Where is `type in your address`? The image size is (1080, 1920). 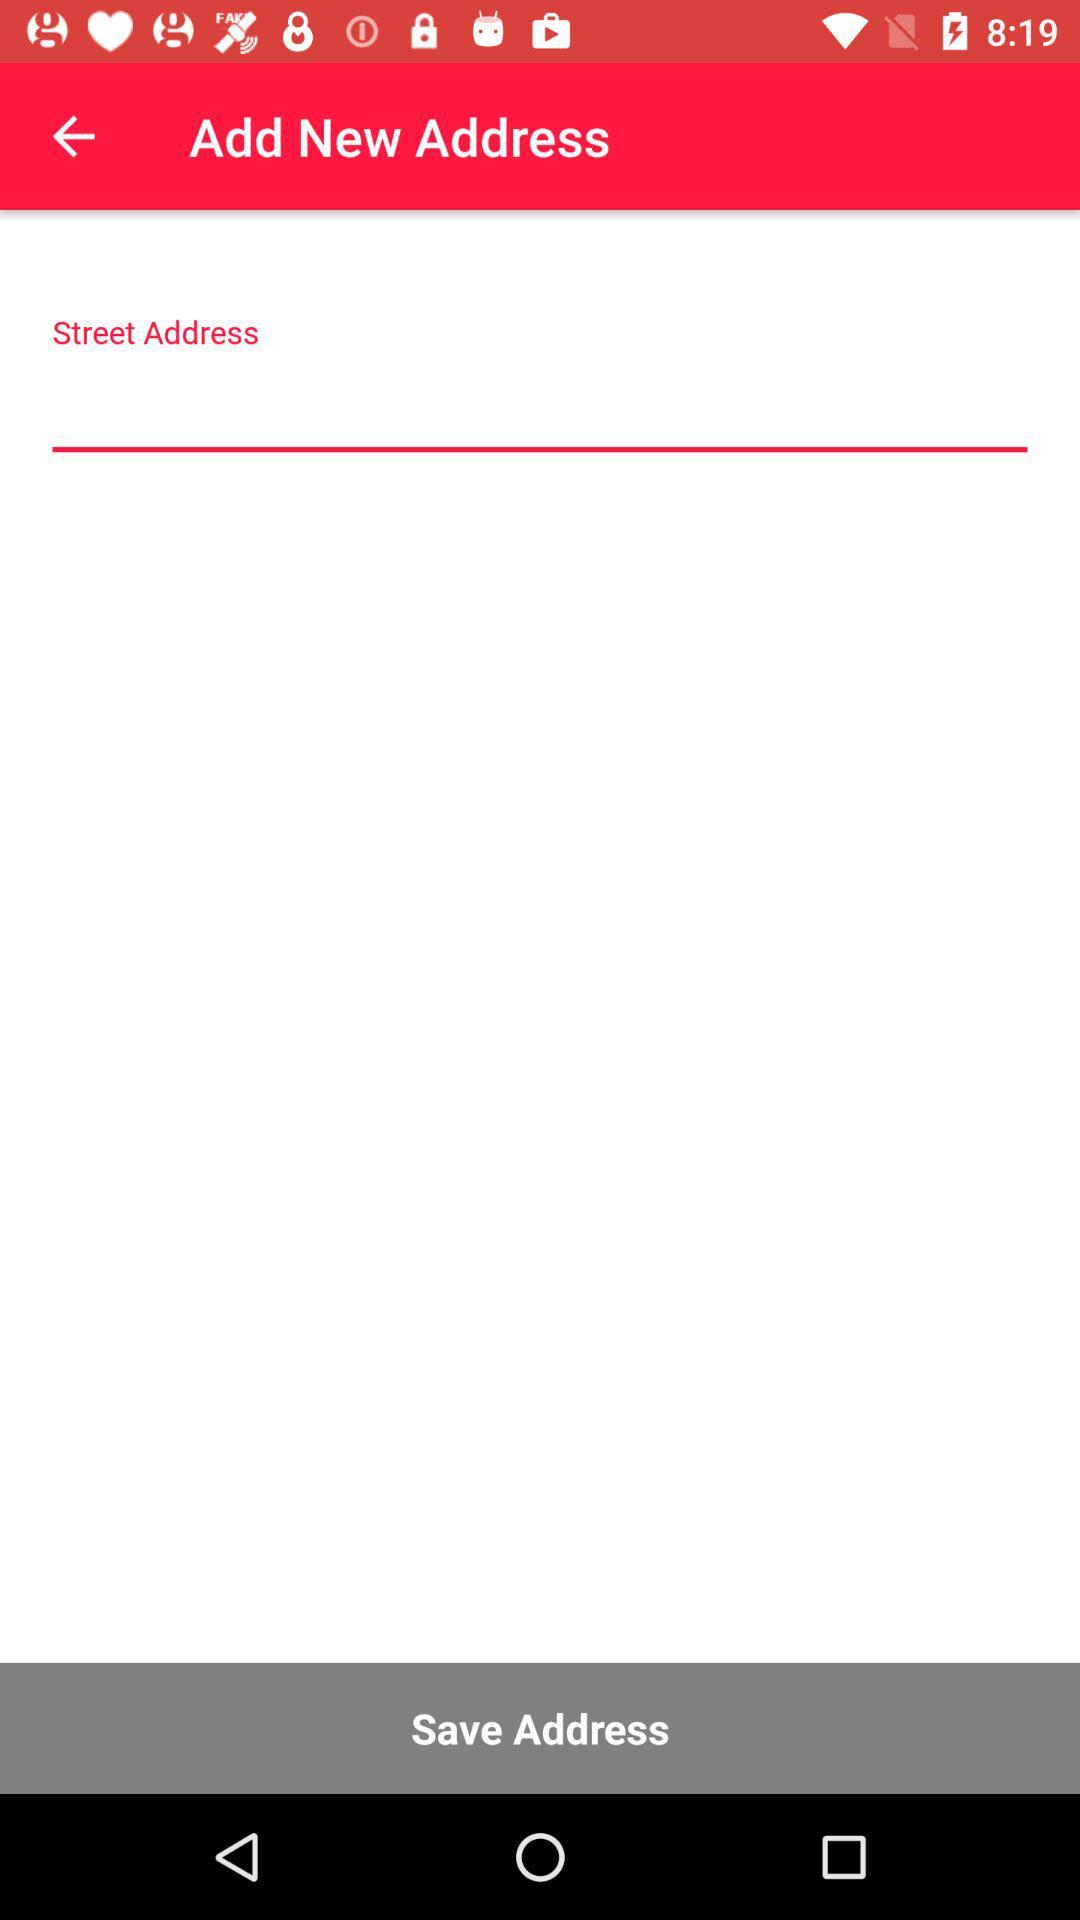 type in your address is located at coordinates (540, 405).